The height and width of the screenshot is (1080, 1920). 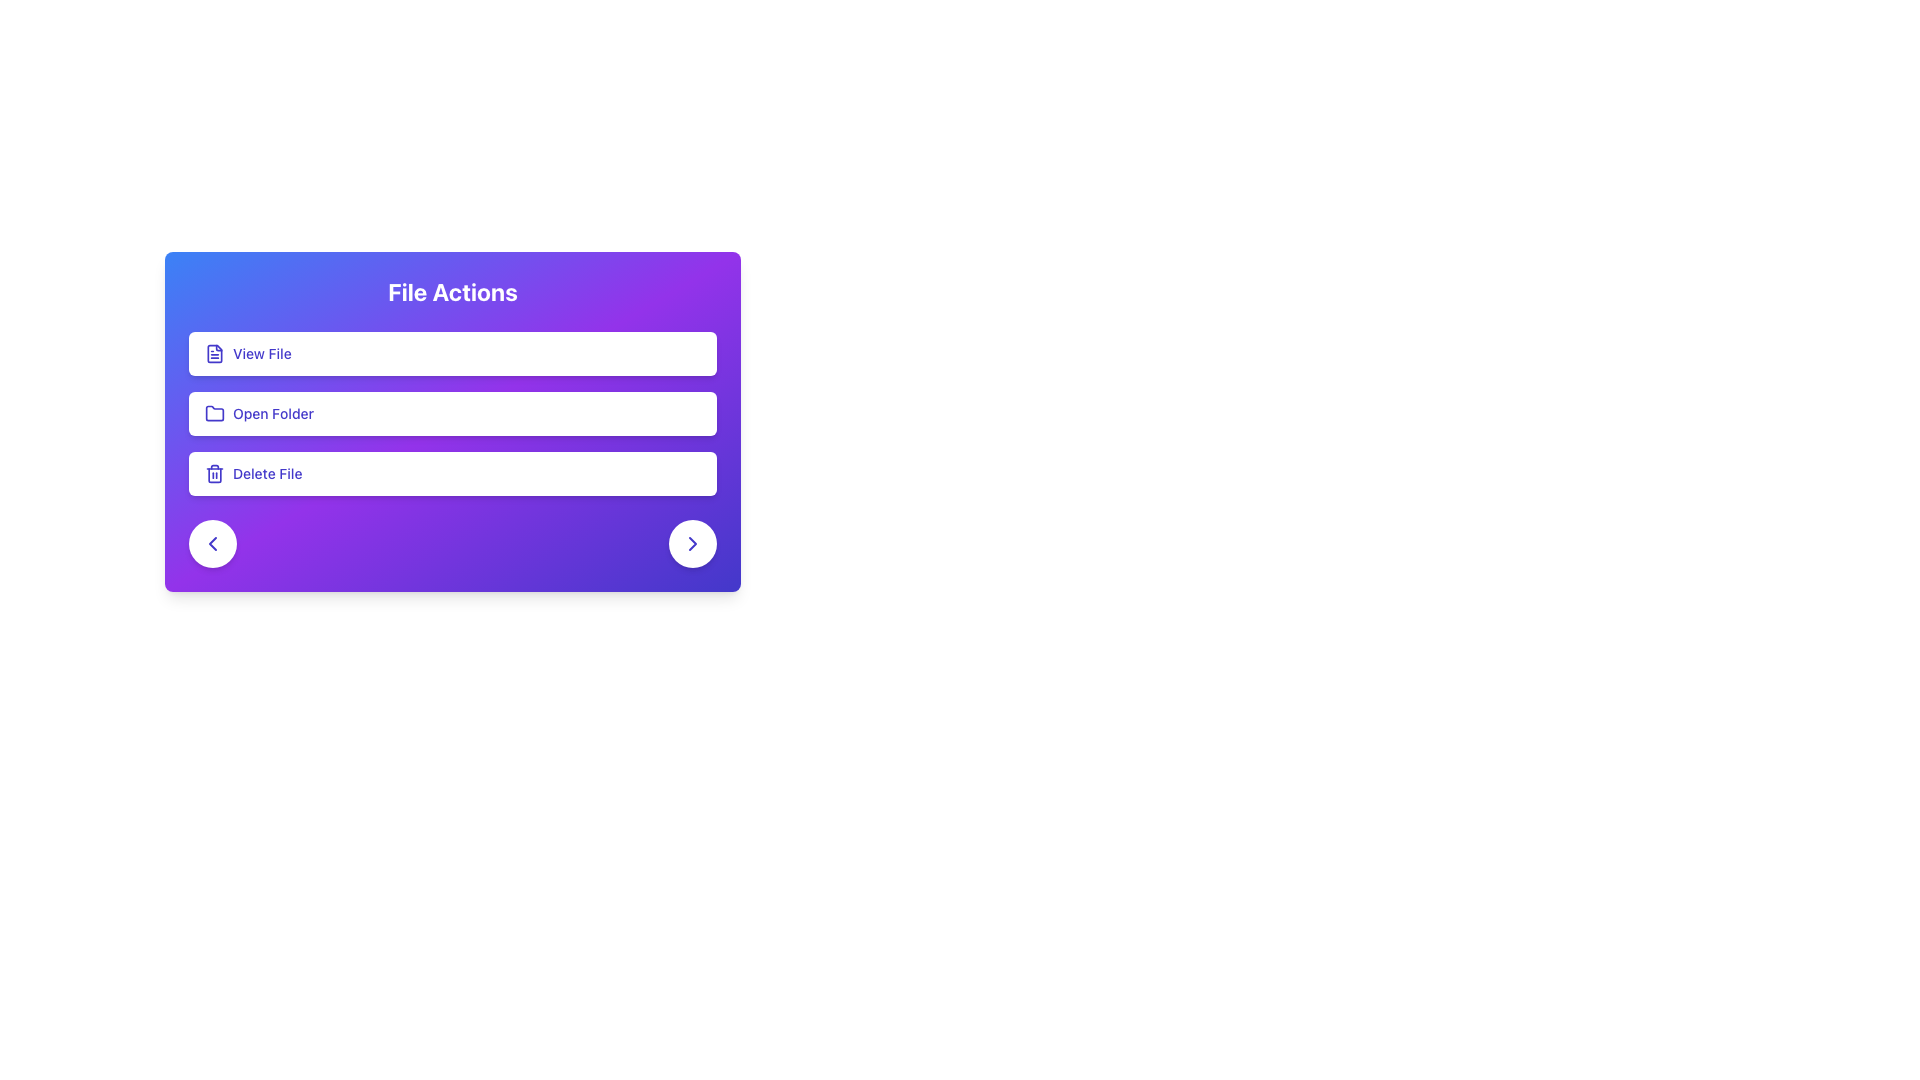 I want to click on the chevron-right icon inside the rounded white button located at the bottom-right section of the purple card containing the 'File Actions' heading to initiate a forward action, so click(x=692, y=543).